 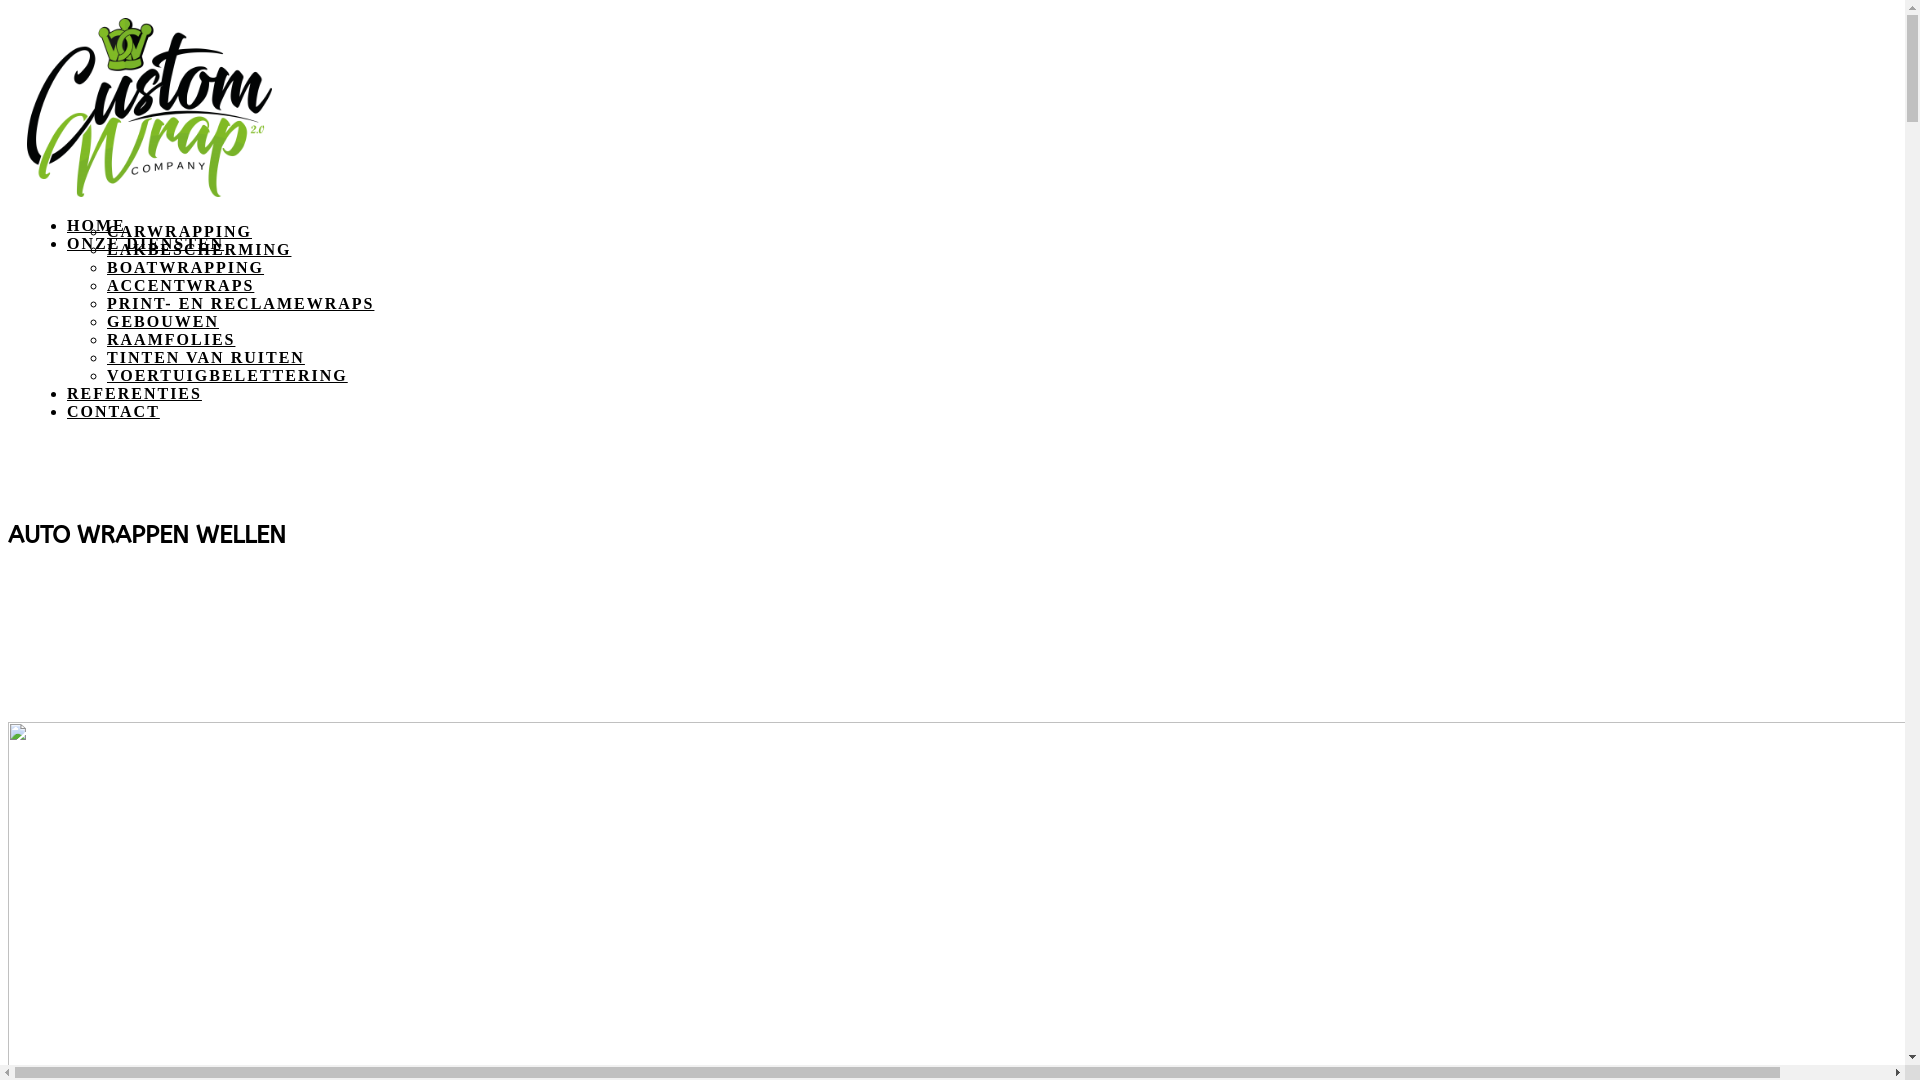 I want to click on 'ONZE DIENSTEN', so click(x=144, y=242).